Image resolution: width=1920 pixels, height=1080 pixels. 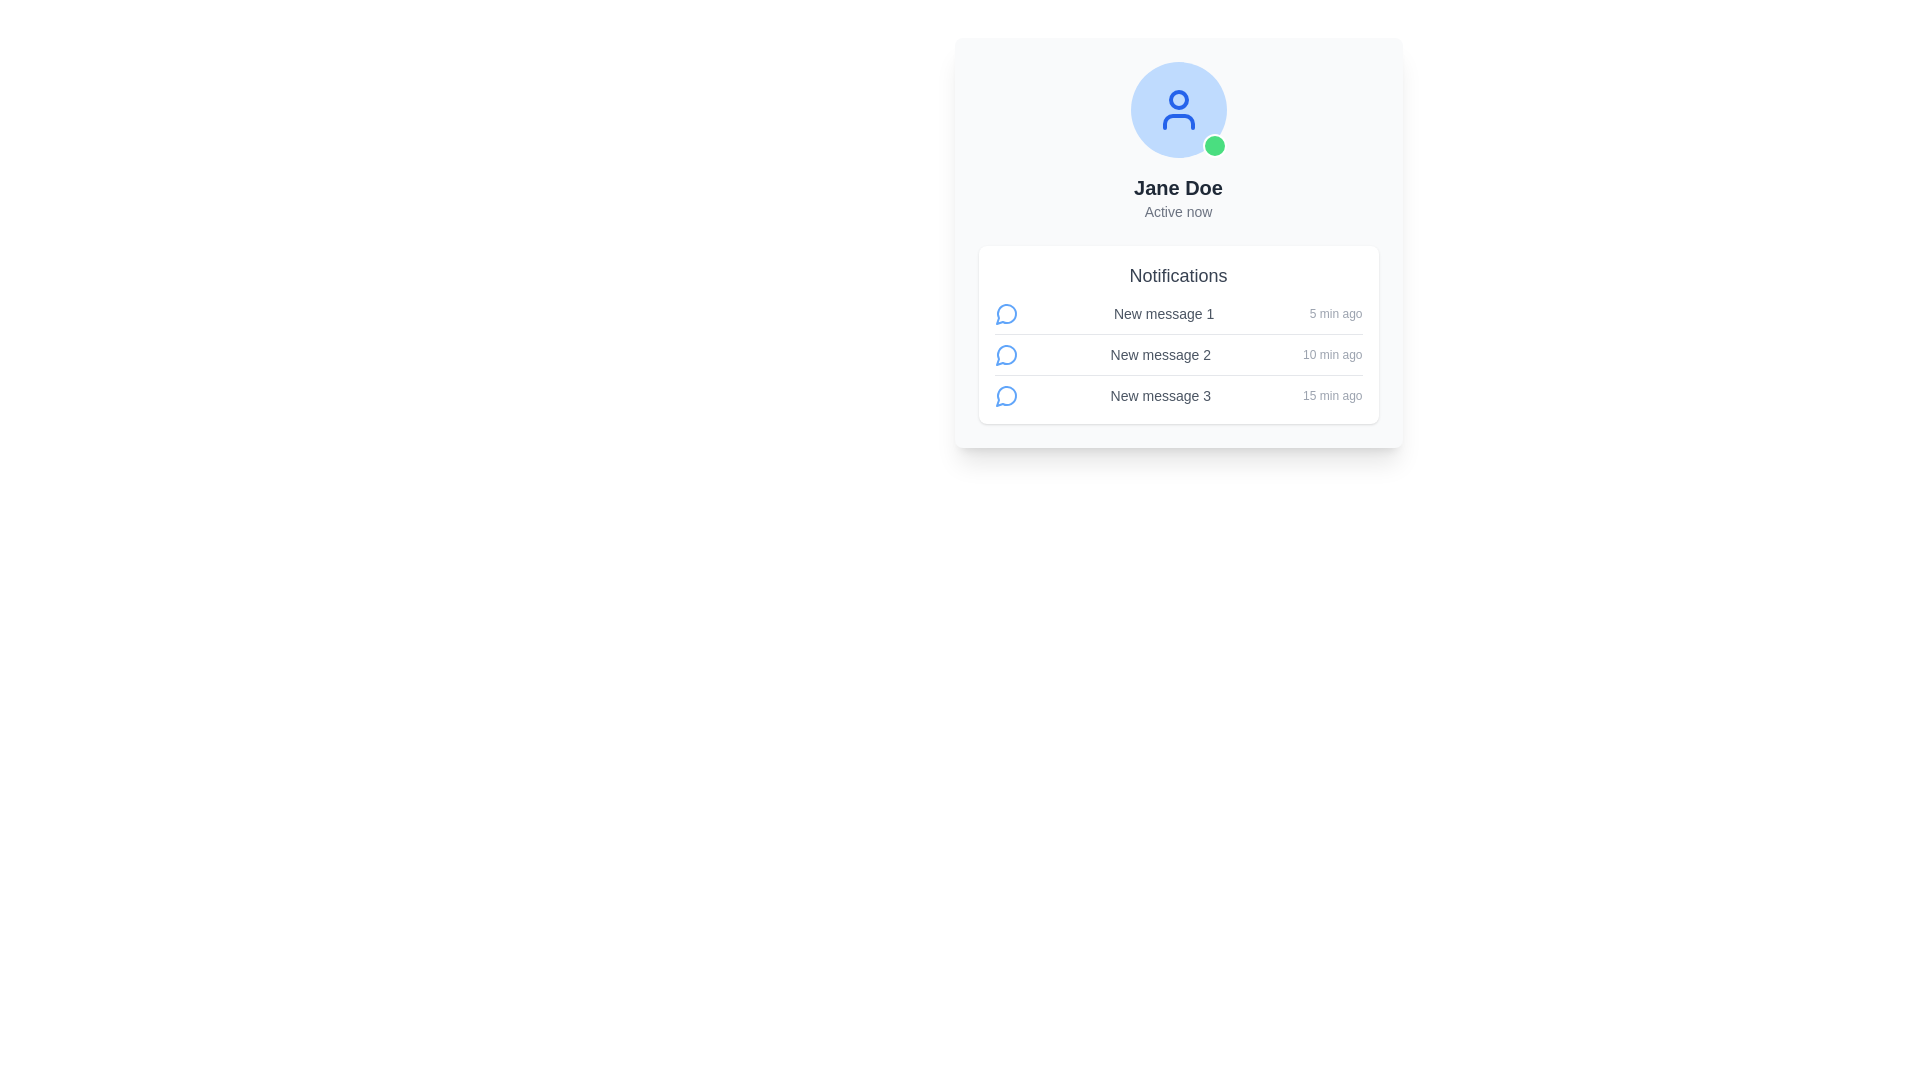 What do you see at coordinates (1178, 110) in the screenshot?
I see `the user profile icon representing 'Jane Doe', located in the center area of the interface, directly above the status text 'Active now'` at bounding box center [1178, 110].